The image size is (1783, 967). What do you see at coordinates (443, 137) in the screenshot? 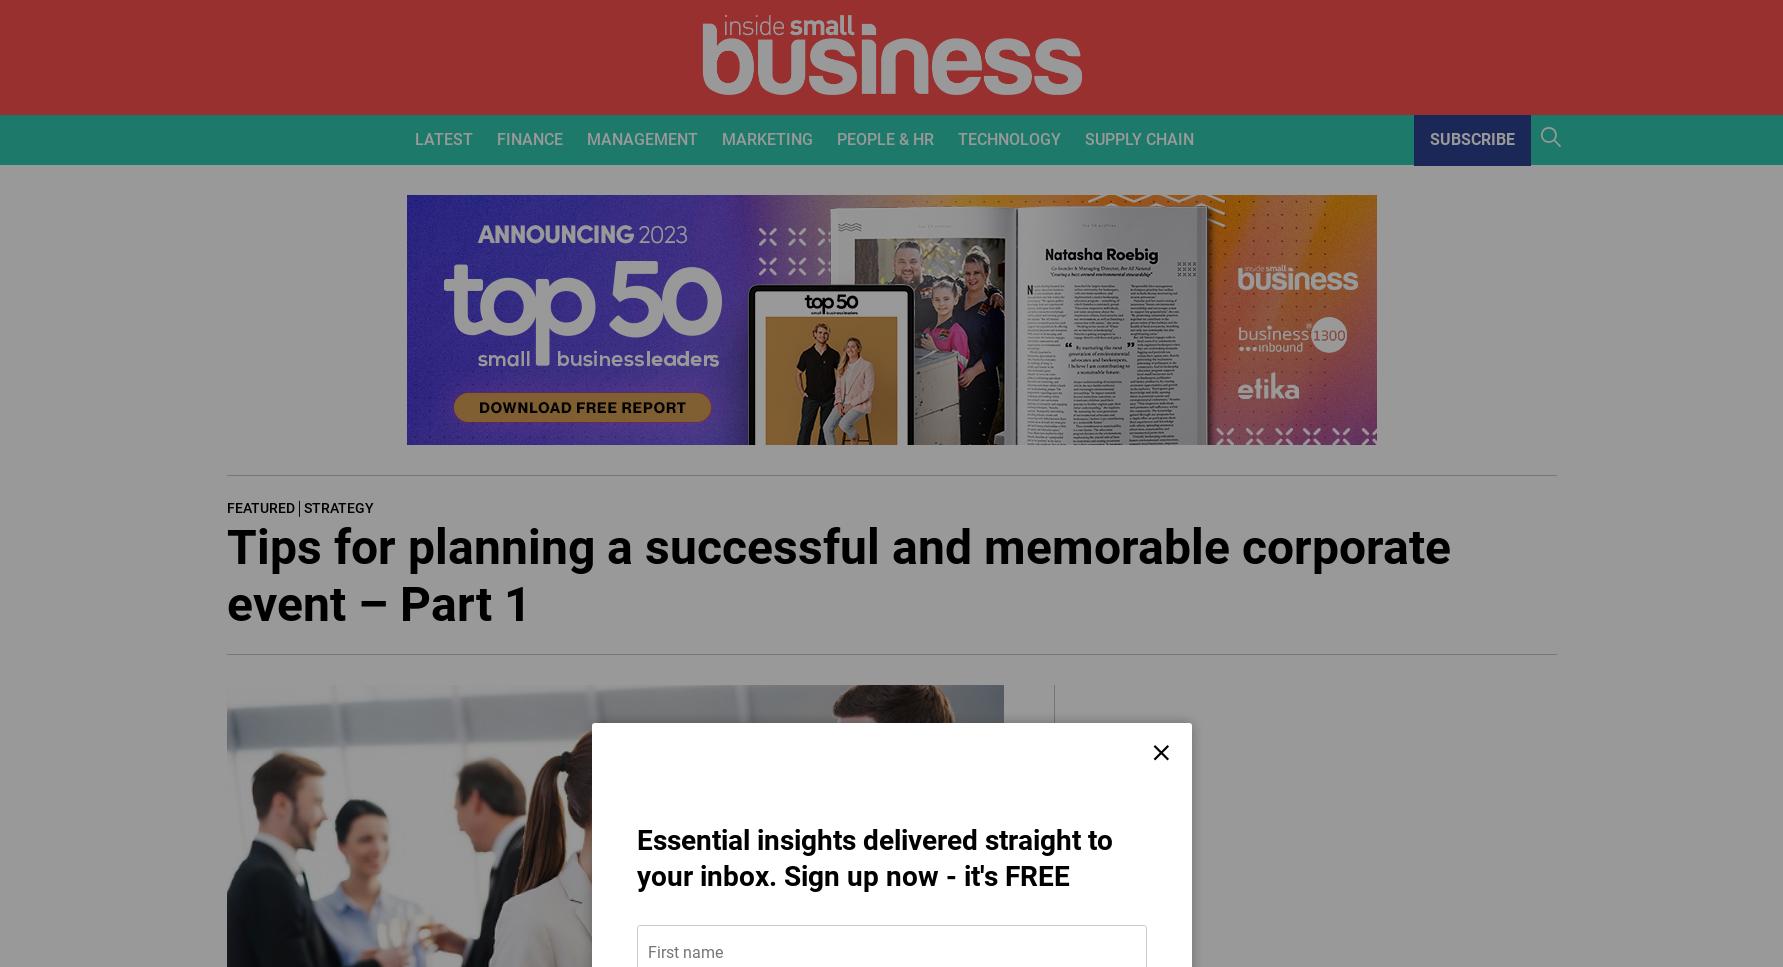
I see `'Latest'` at bounding box center [443, 137].